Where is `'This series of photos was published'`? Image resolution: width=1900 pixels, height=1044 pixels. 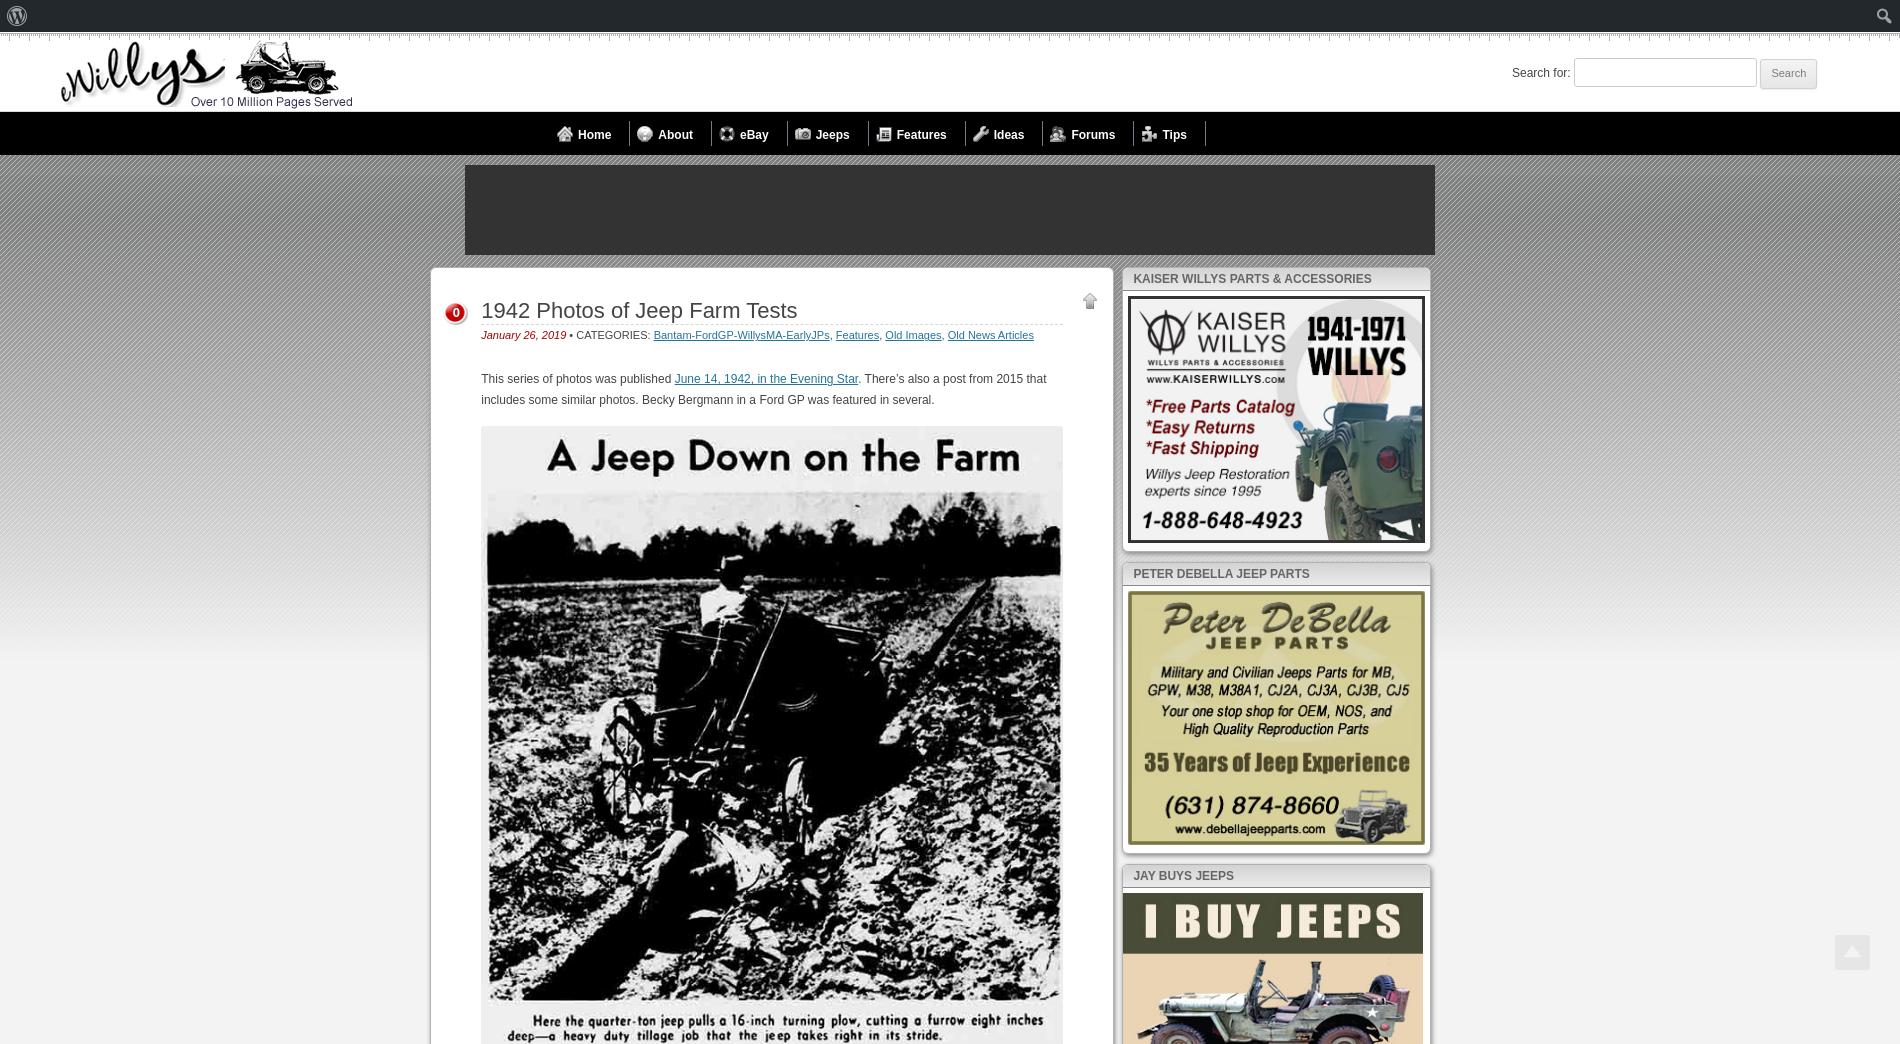 'This series of photos was published' is located at coordinates (577, 378).